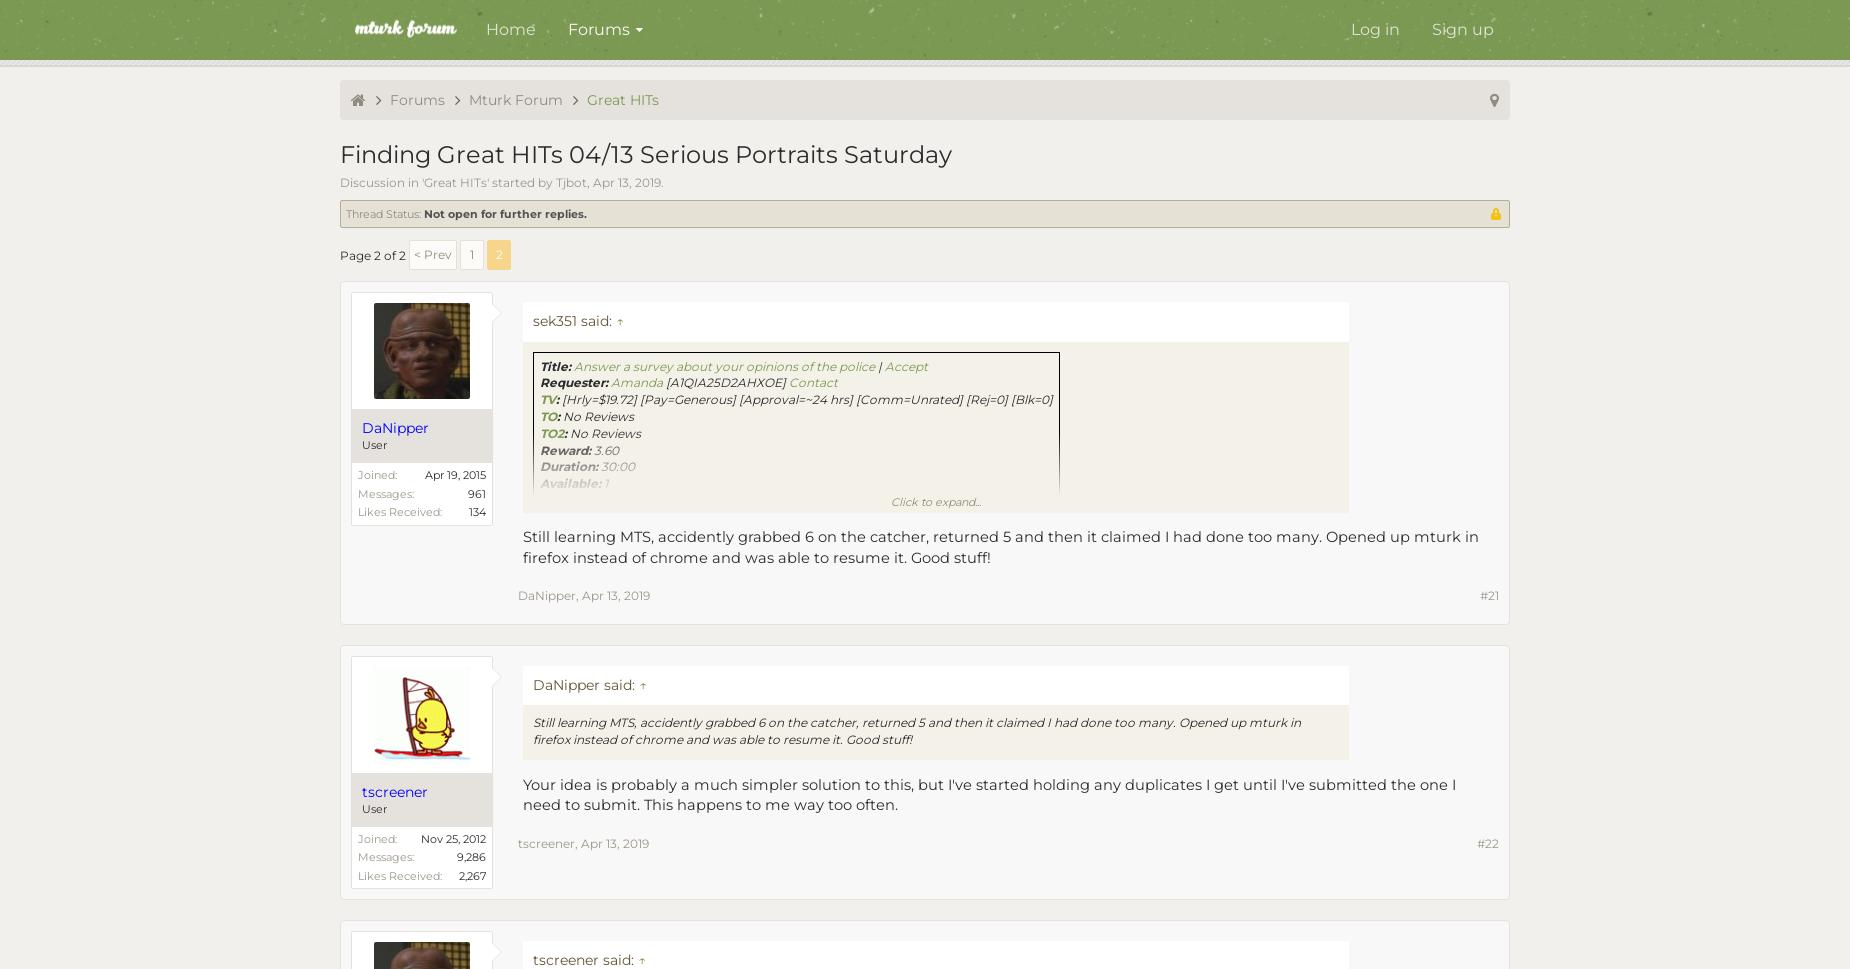 This screenshot has height=969, width=1850. Describe the element at coordinates (906, 365) in the screenshot. I see `'Accept'` at that location.